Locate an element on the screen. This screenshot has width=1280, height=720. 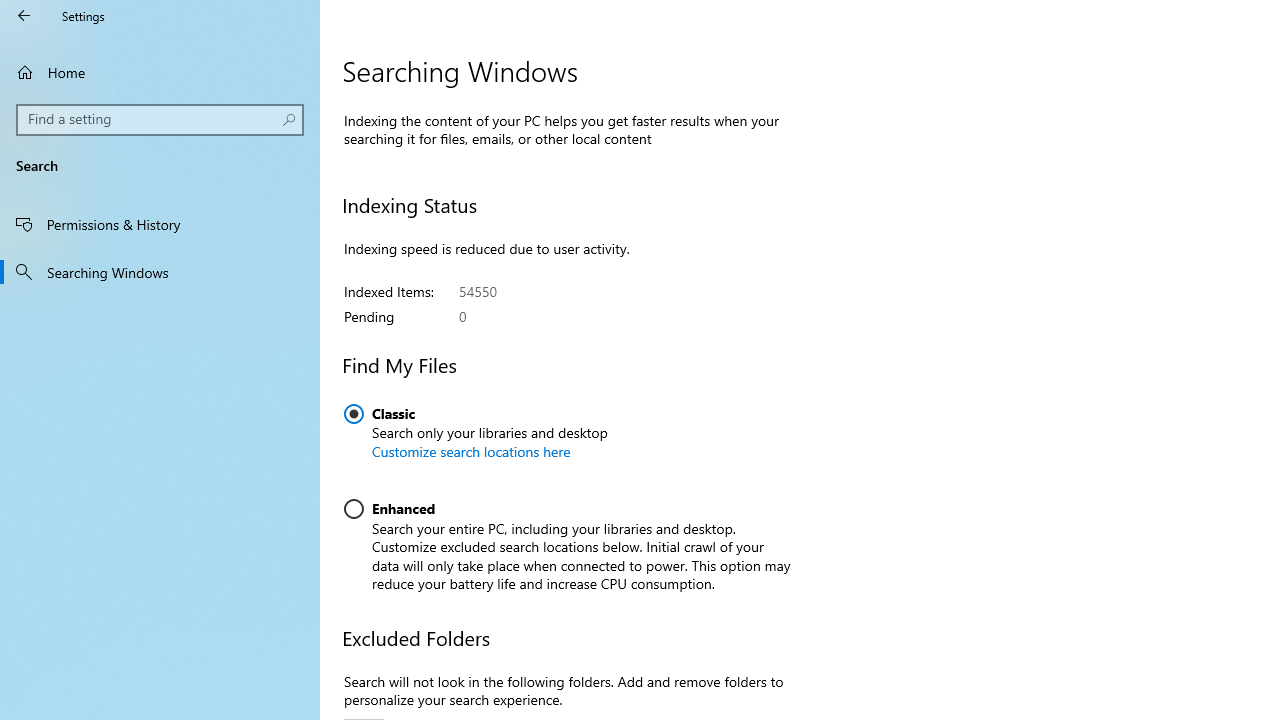
'Customize search locations here' is located at coordinates (470, 451).